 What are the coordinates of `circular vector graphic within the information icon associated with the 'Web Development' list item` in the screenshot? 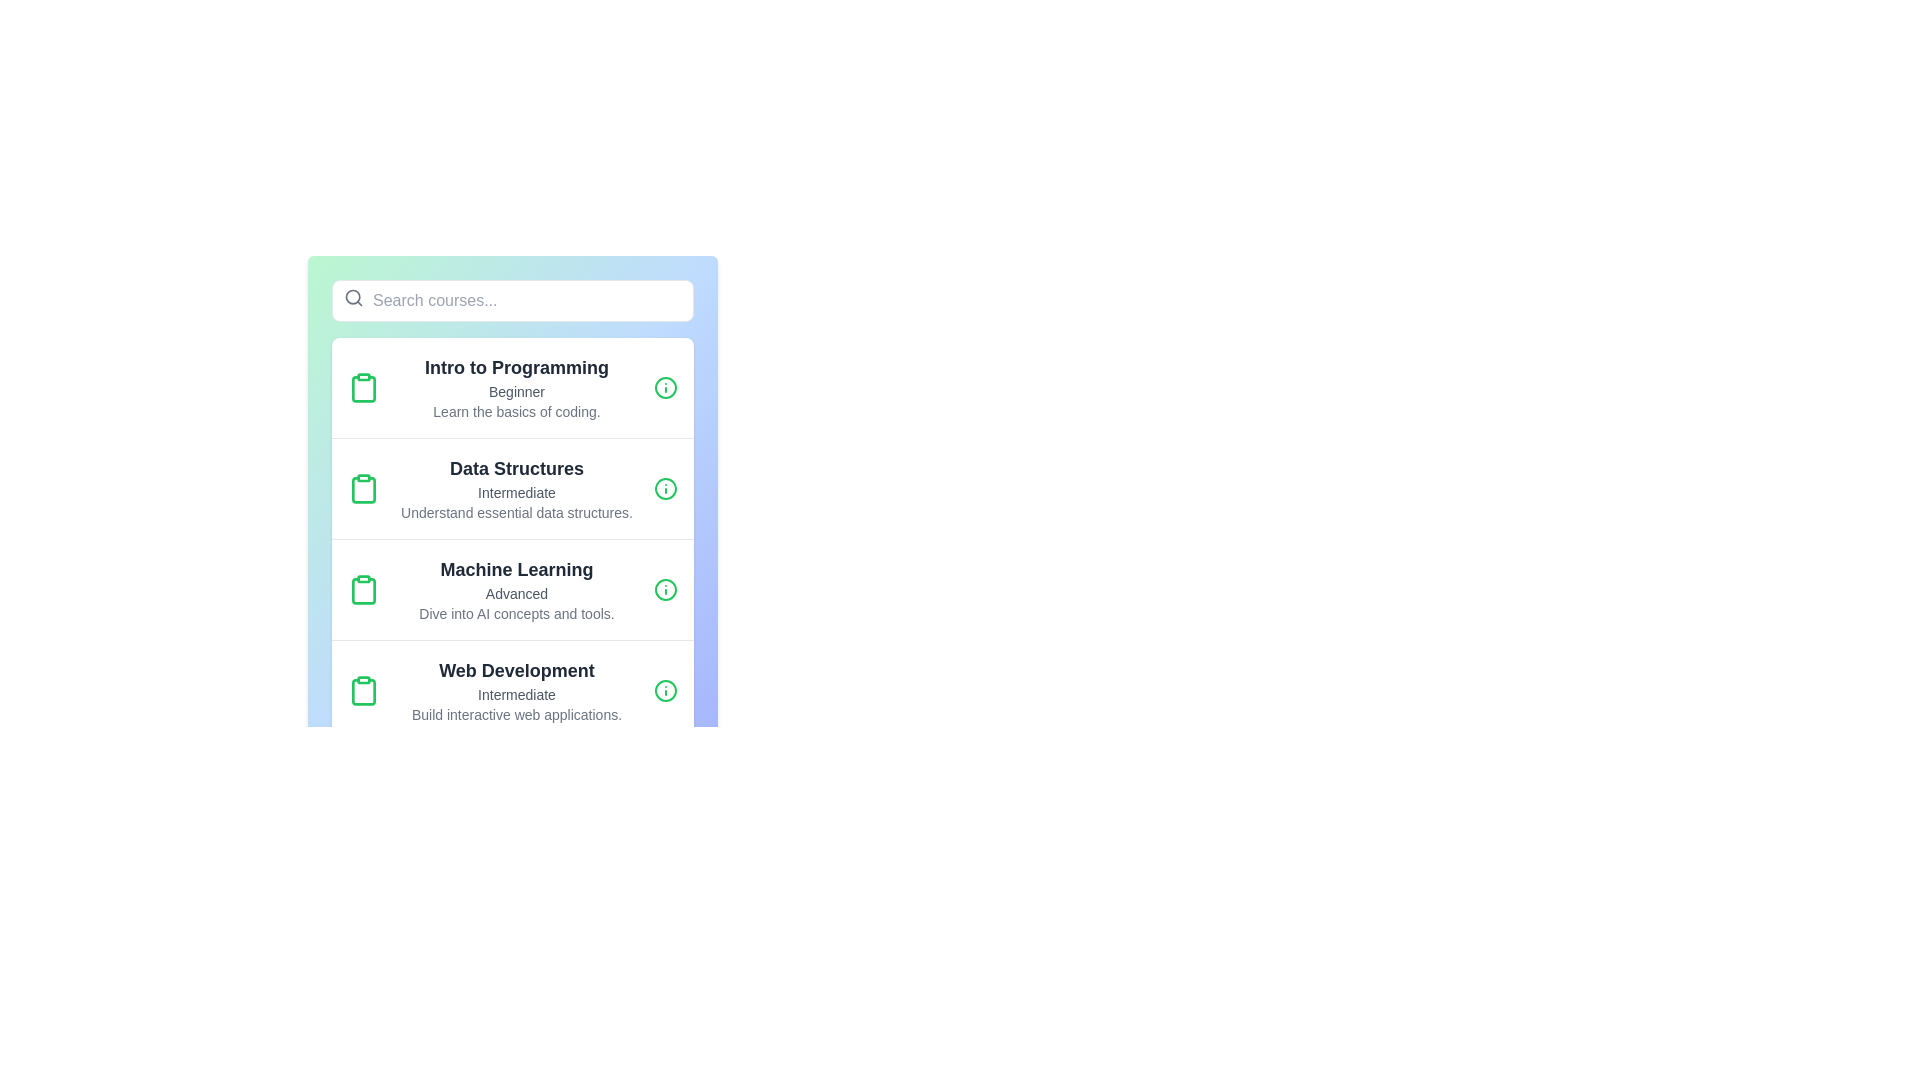 It's located at (666, 689).